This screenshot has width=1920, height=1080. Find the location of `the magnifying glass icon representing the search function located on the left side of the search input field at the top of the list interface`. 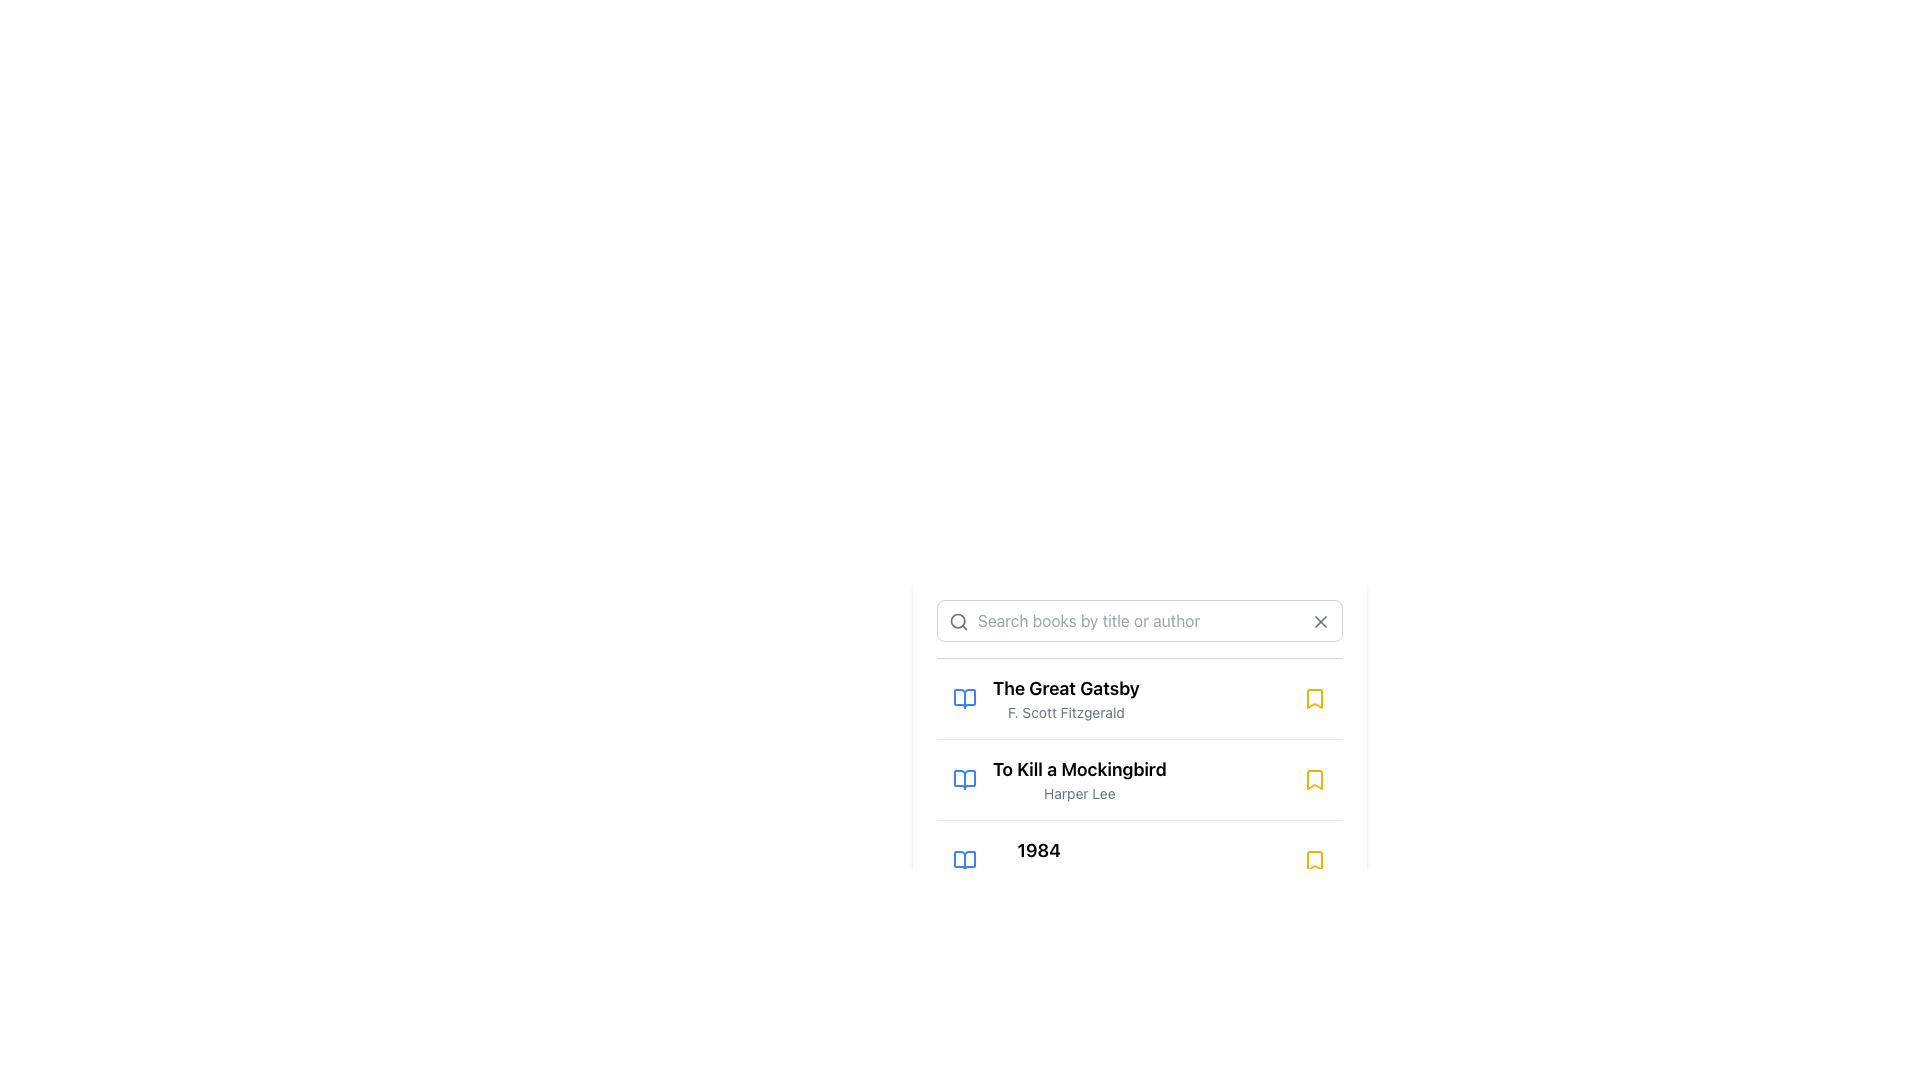

the magnifying glass icon representing the search function located on the left side of the search input field at the top of the list interface is located at coordinates (958, 620).